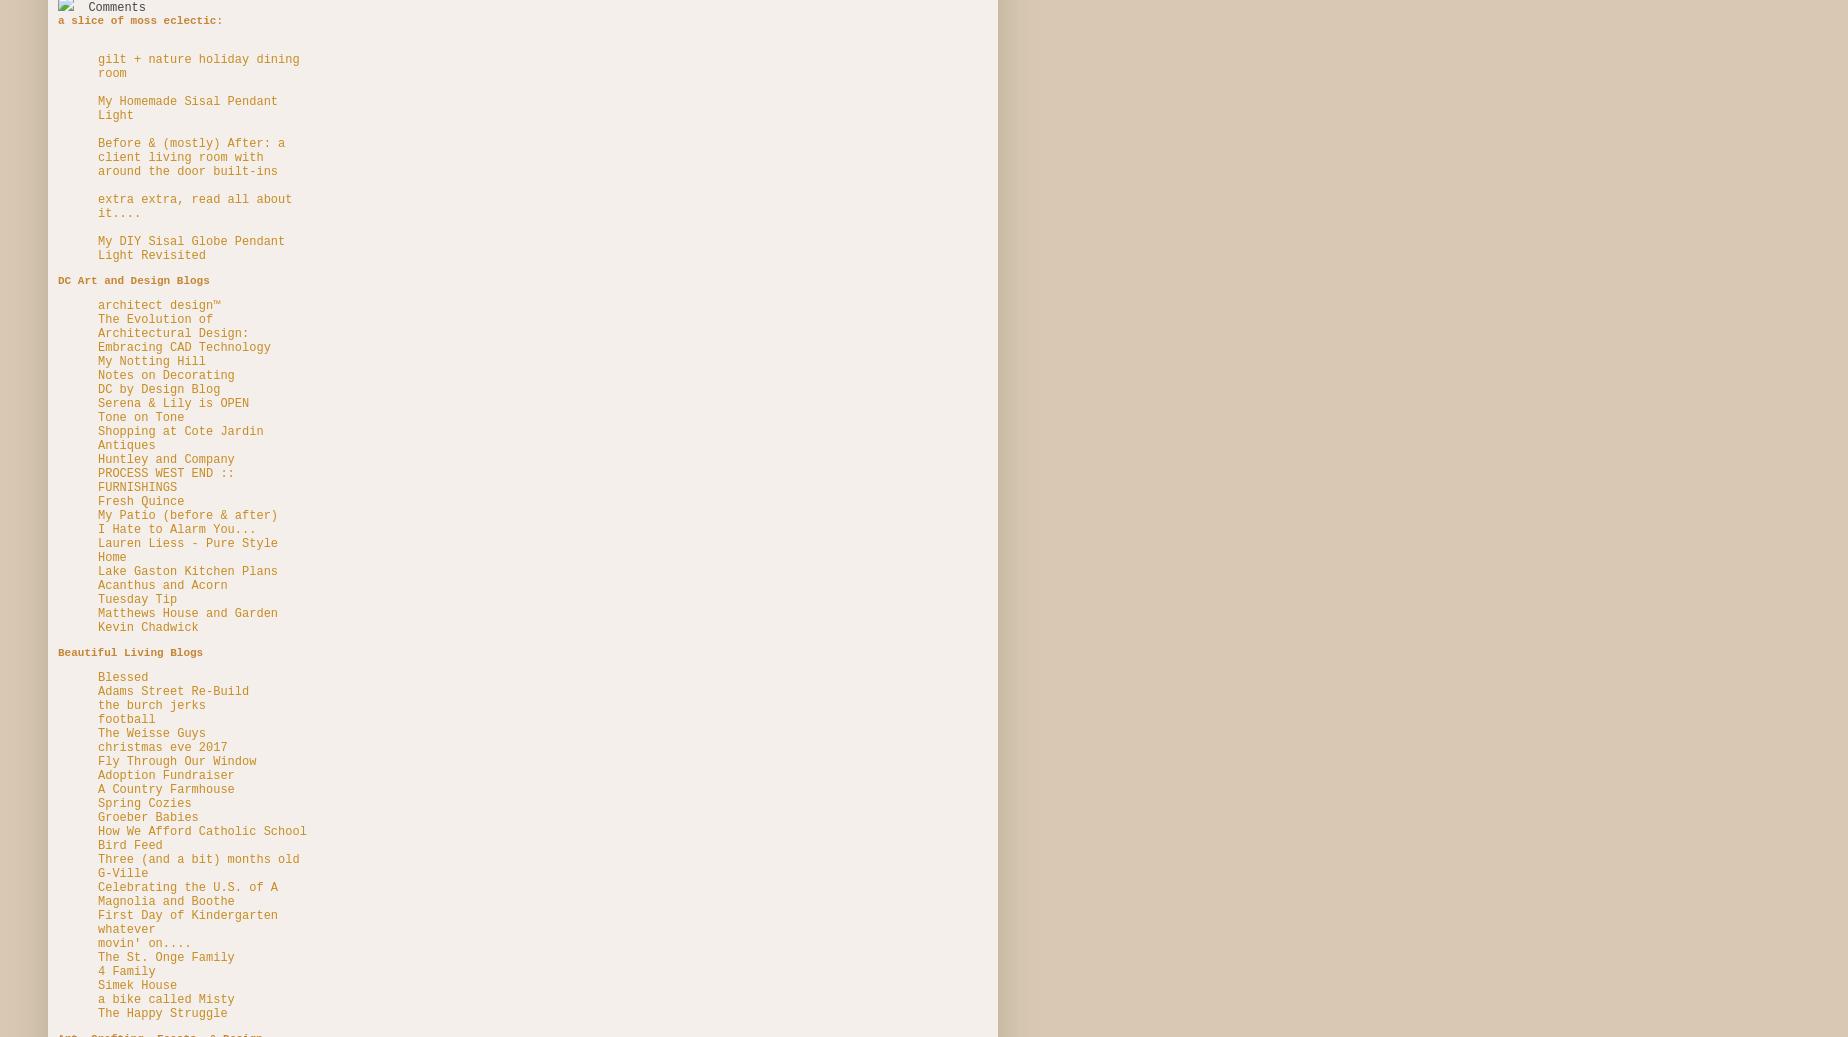  I want to click on 'Fresh Quince', so click(141, 499).